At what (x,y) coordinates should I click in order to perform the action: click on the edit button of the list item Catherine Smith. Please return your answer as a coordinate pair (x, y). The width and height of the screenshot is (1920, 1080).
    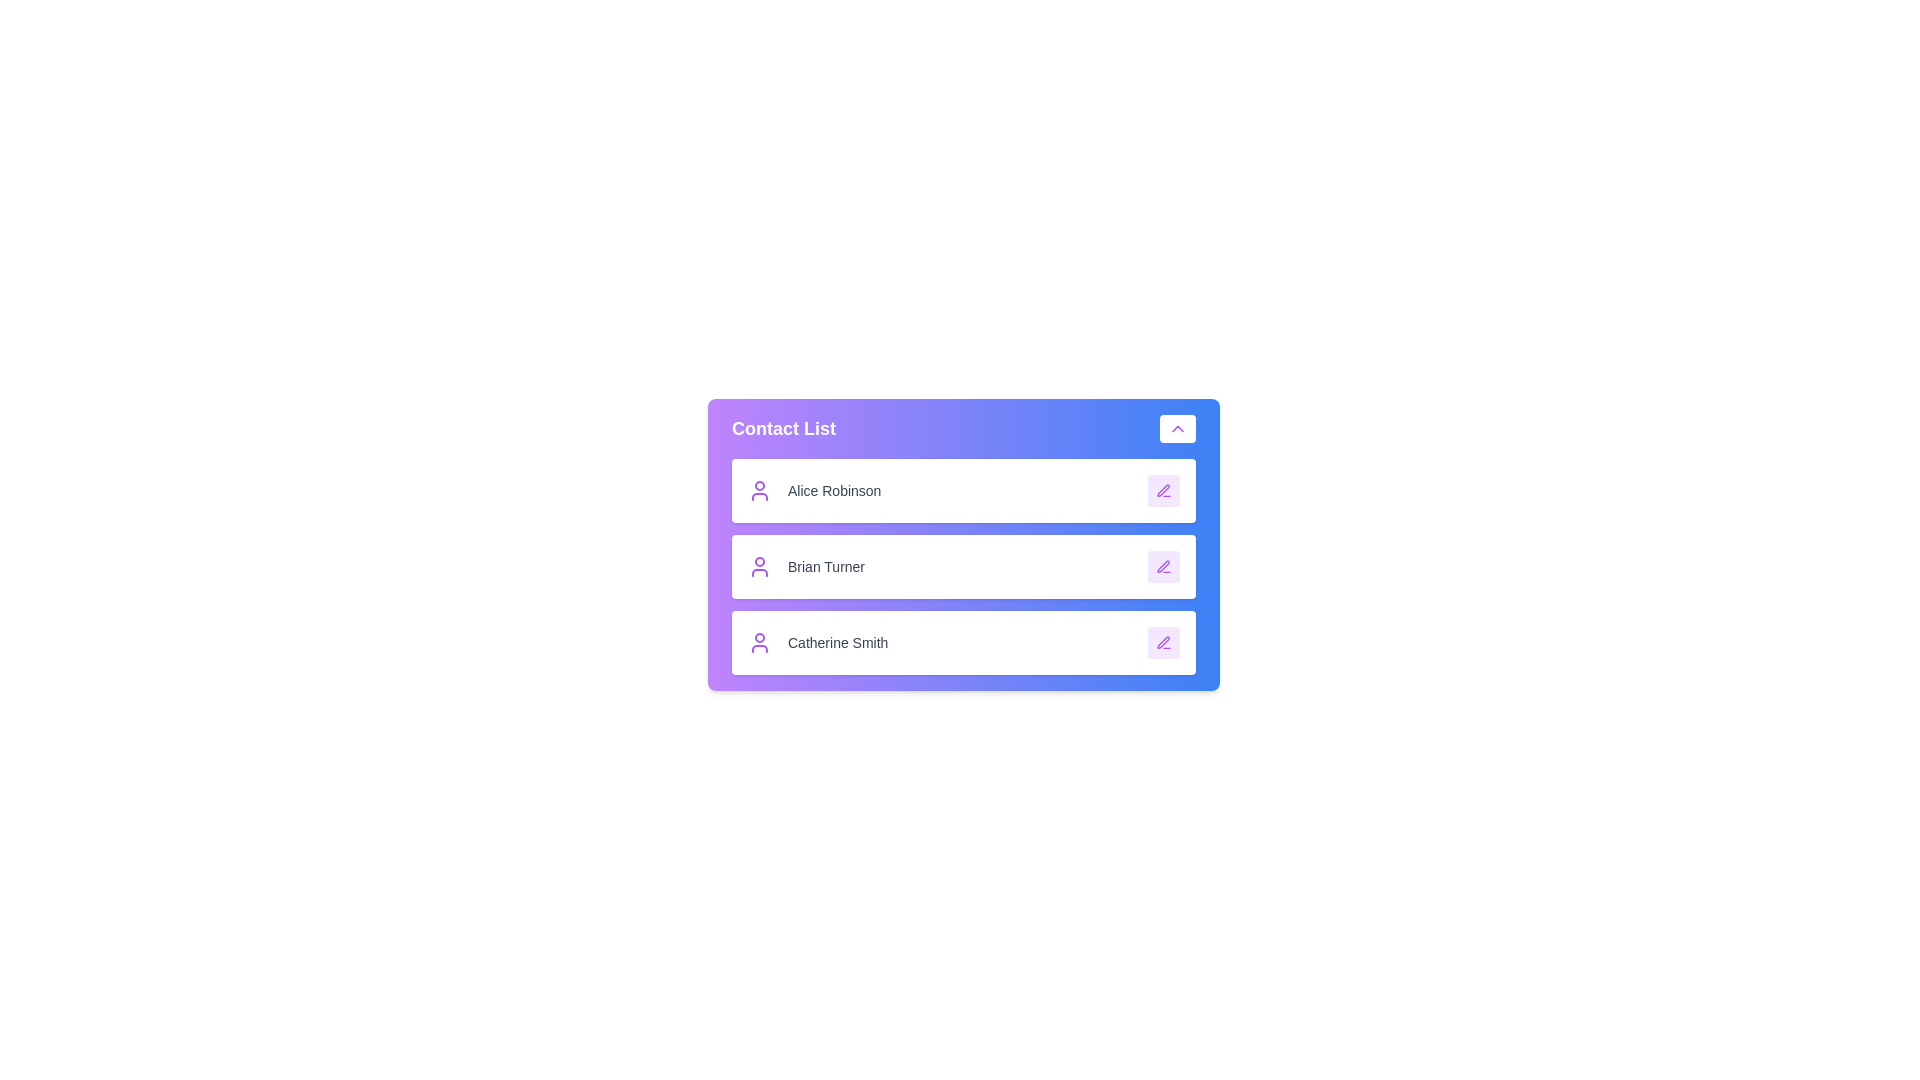
    Looking at the image, I should click on (1163, 643).